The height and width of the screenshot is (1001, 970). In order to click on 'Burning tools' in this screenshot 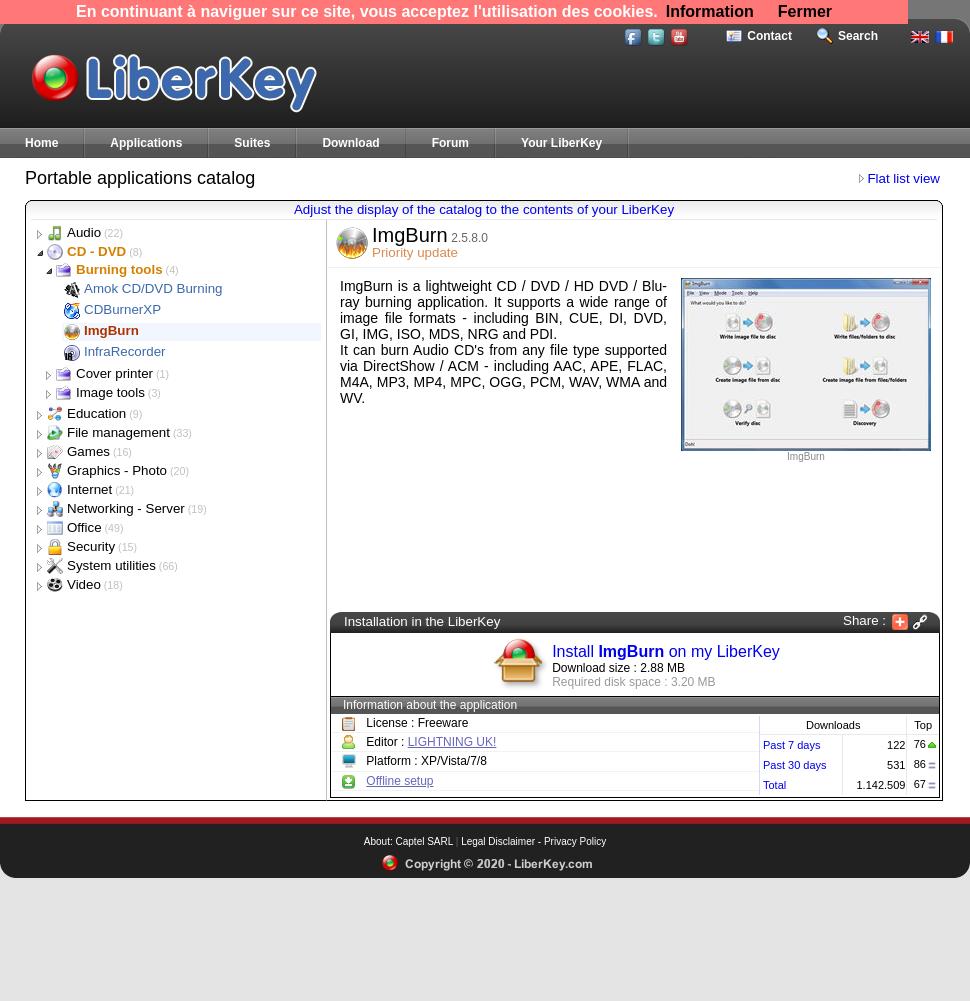, I will do `click(119, 268)`.